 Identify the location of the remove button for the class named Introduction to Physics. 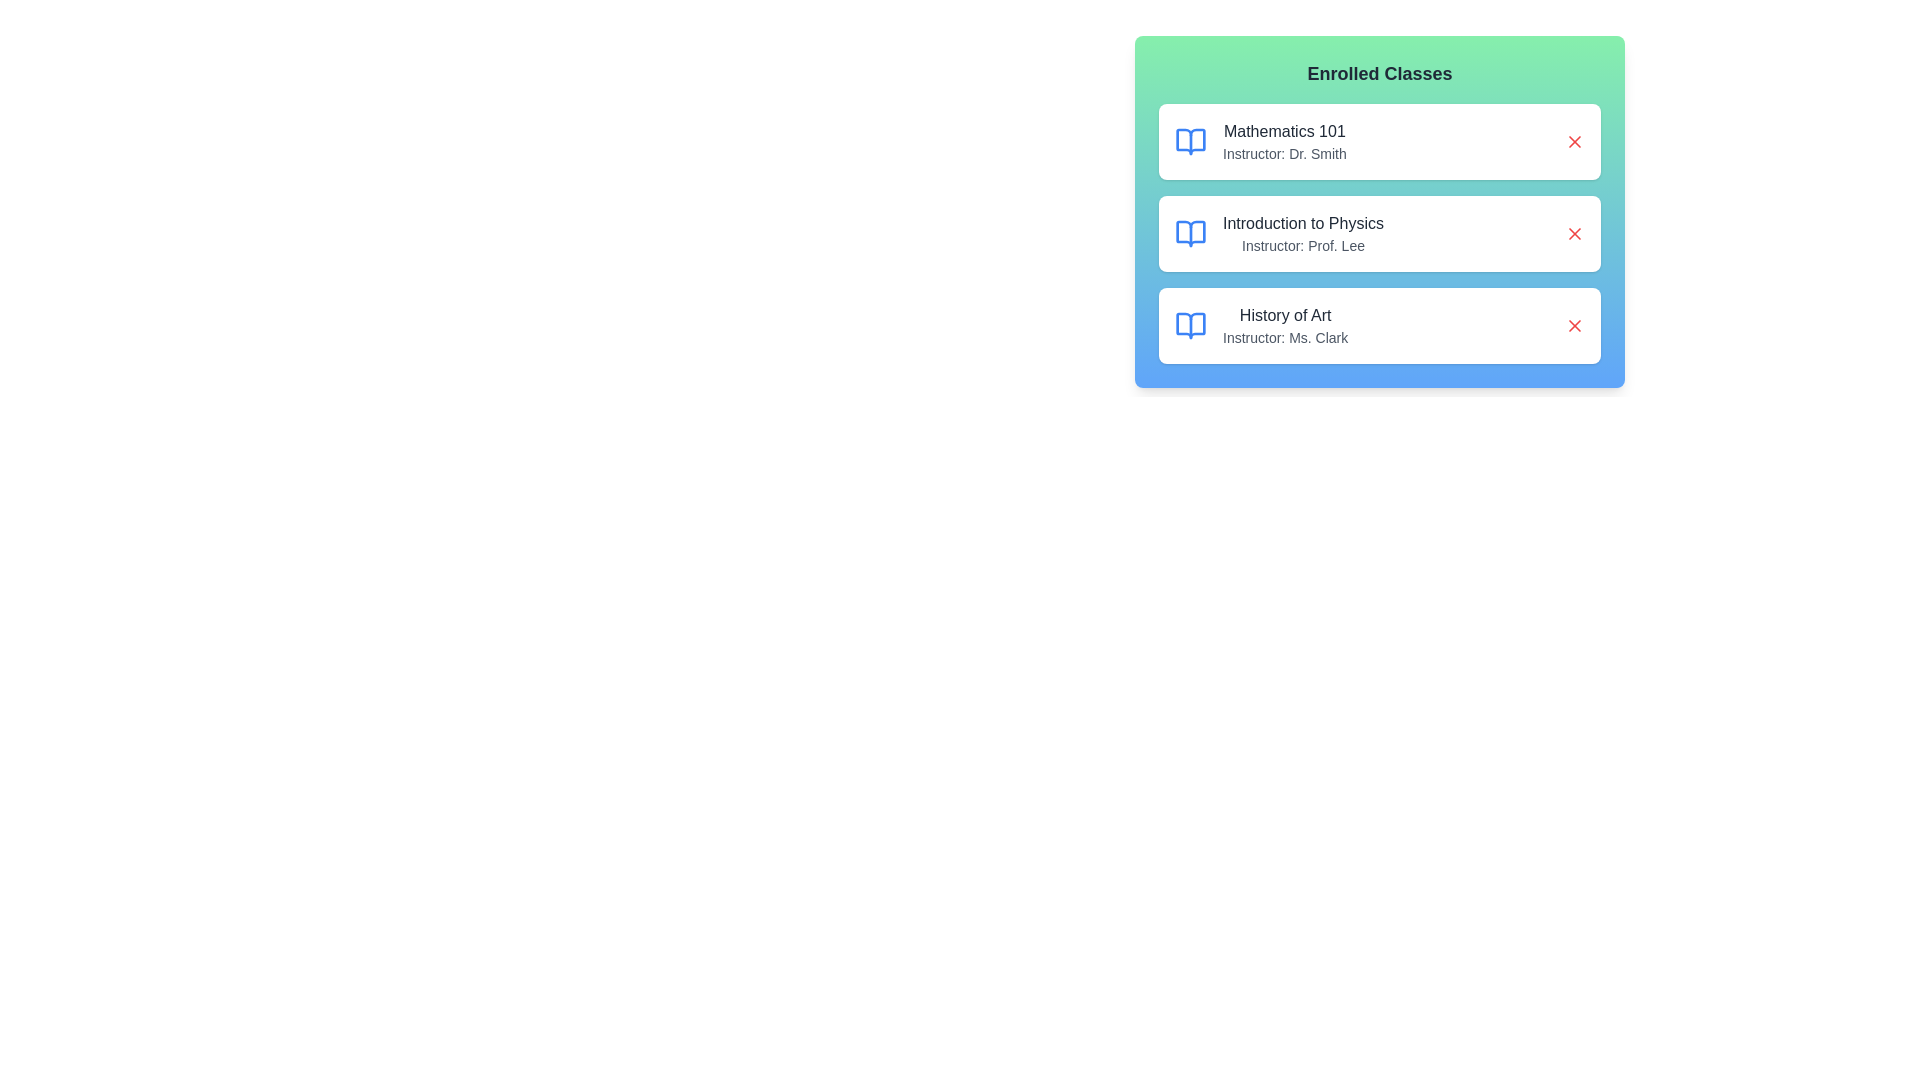
(1573, 233).